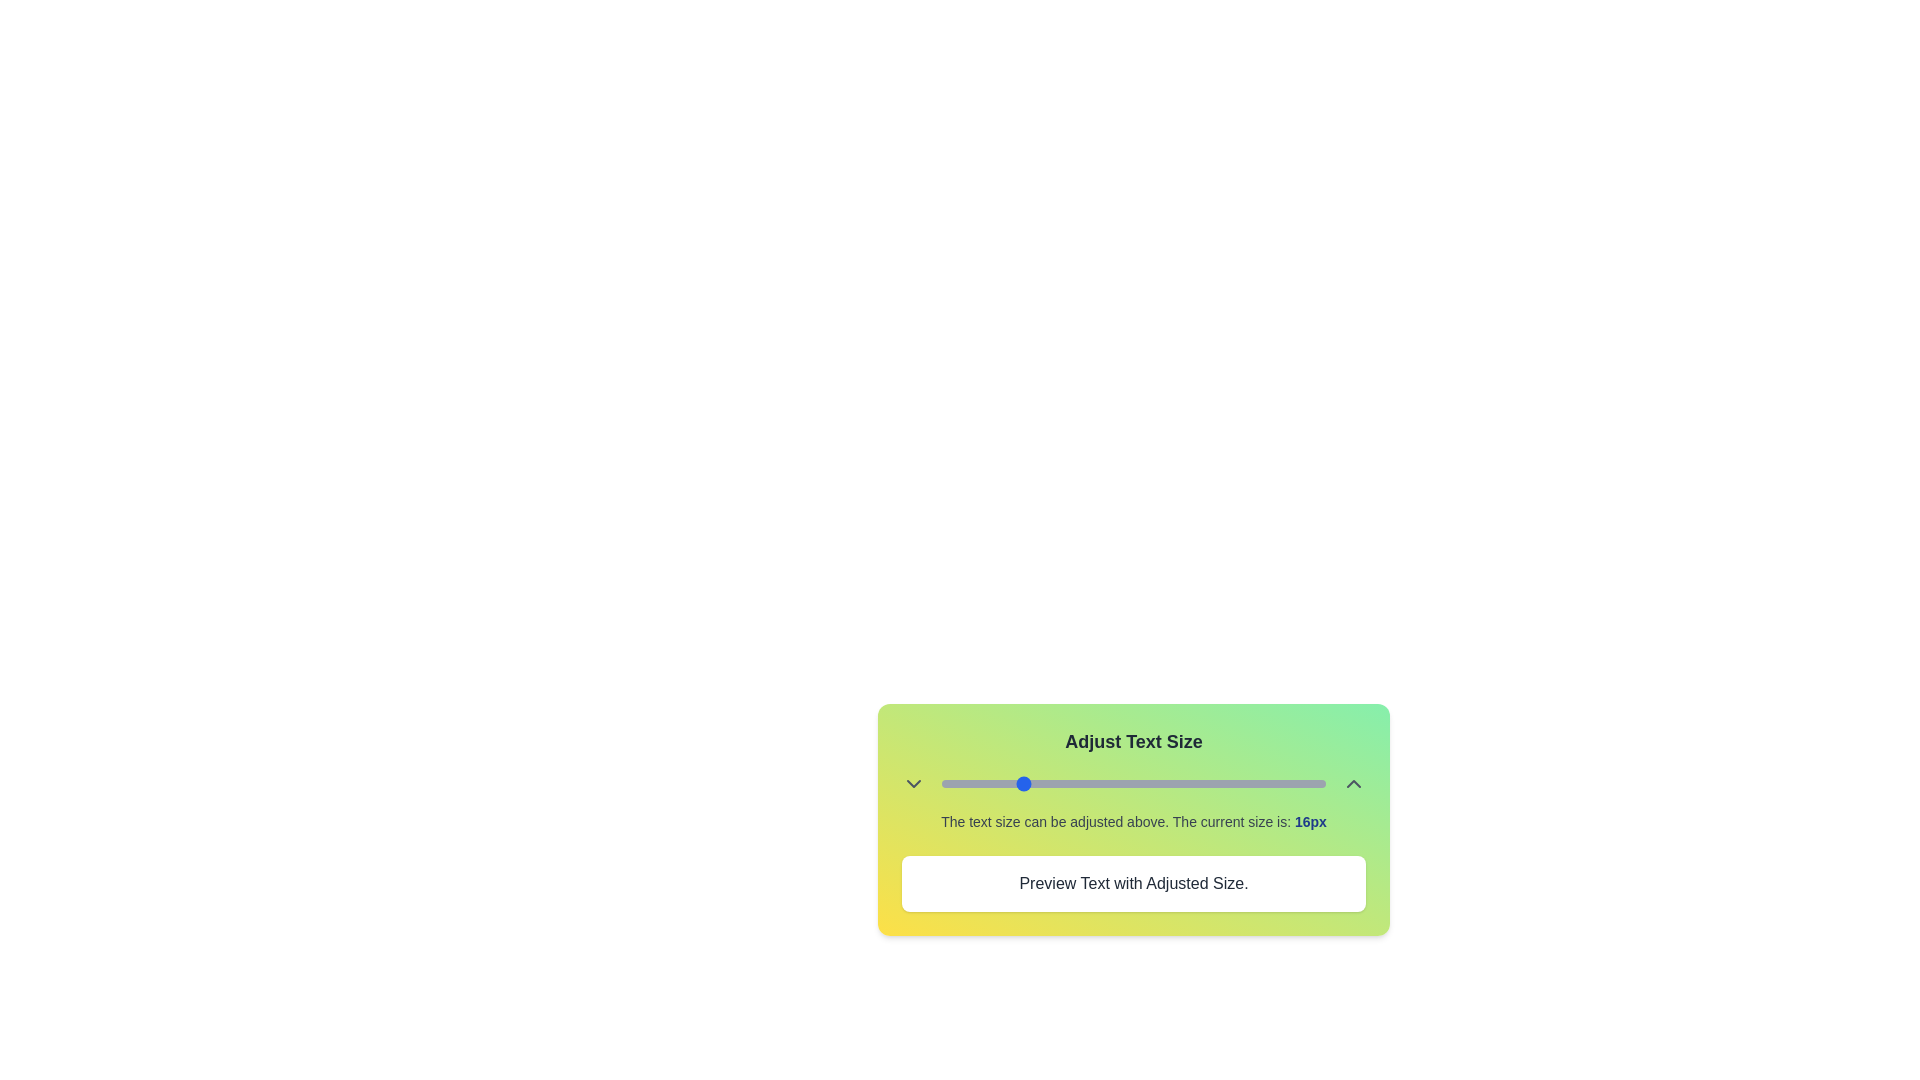 The image size is (1920, 1080). I want to click on the text size to 17px using the slider, so click(1028, 782).